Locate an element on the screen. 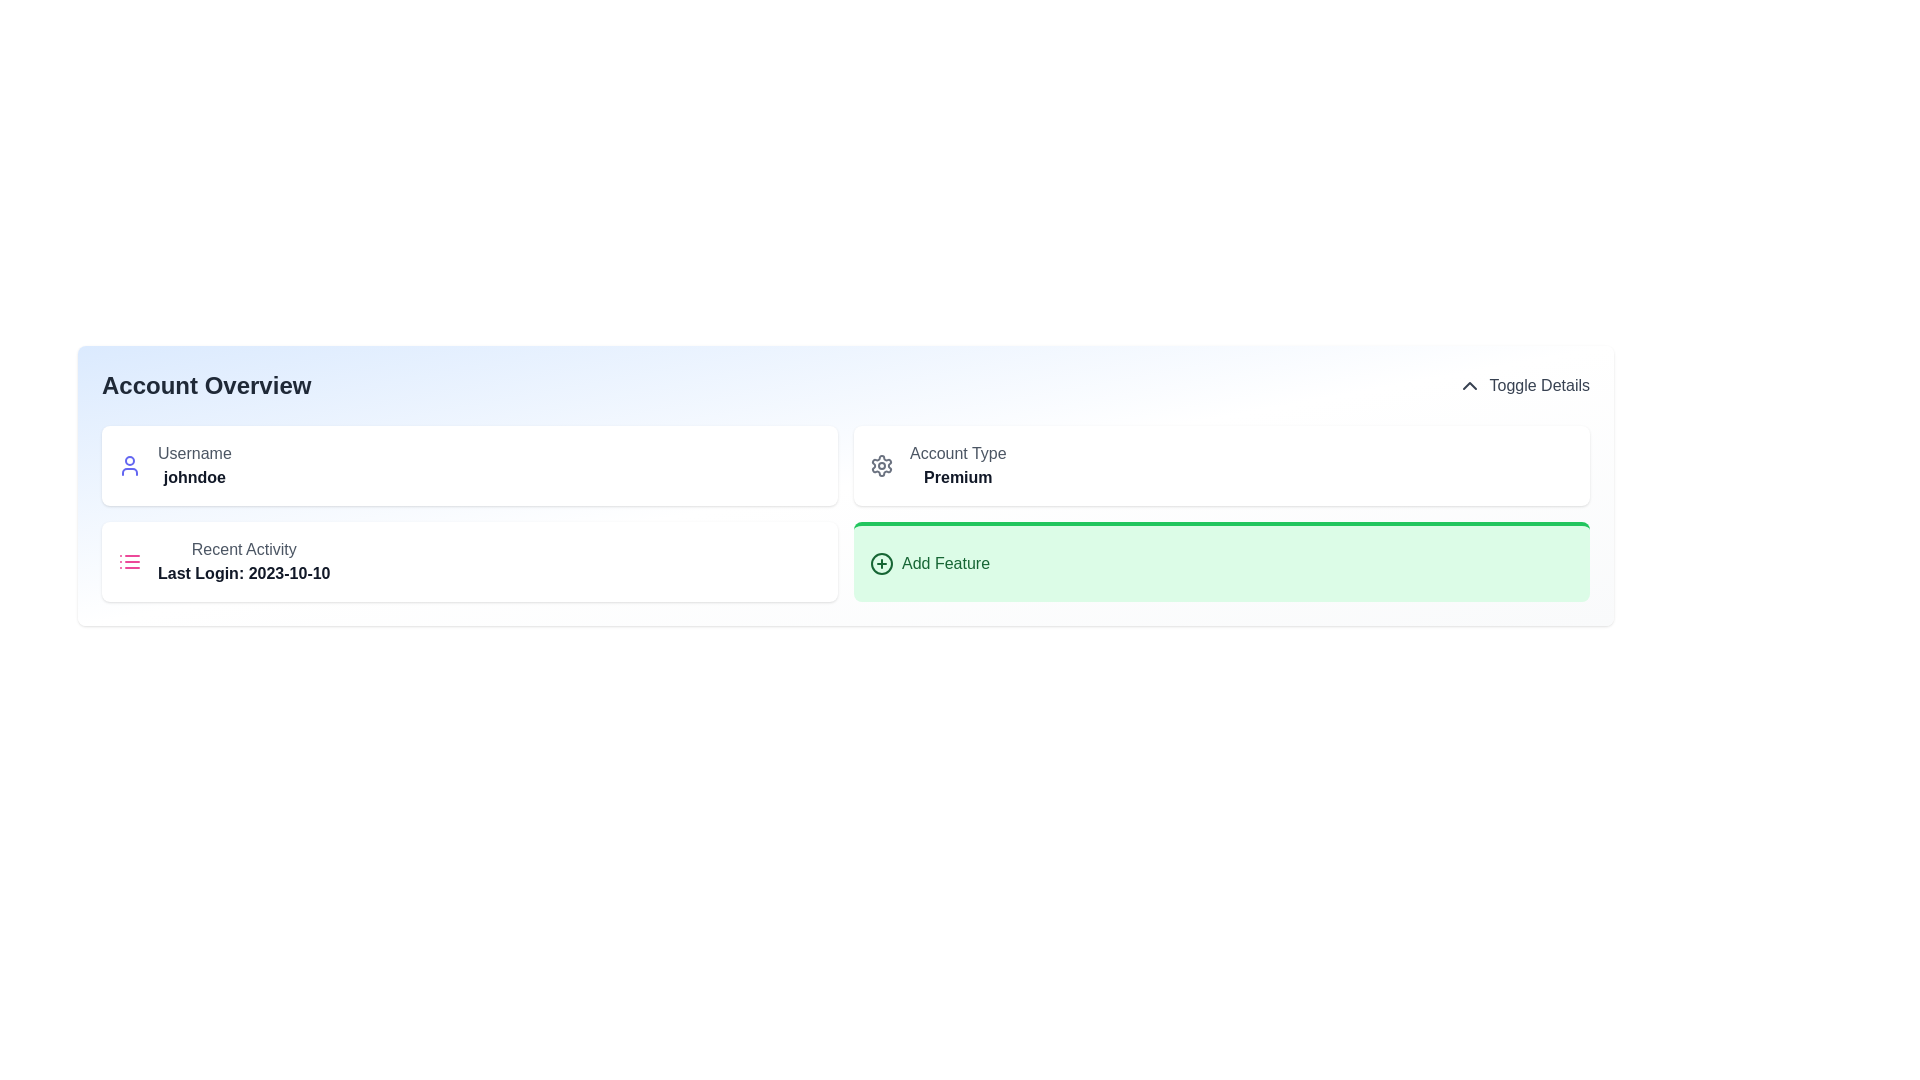 The height and width of the screenshot is (1080, 1920). the pink icon resembling a stylized list located to the left of the 'Recent Activity' text in the 'Account Overview' section is located at coordinates (128, 562).